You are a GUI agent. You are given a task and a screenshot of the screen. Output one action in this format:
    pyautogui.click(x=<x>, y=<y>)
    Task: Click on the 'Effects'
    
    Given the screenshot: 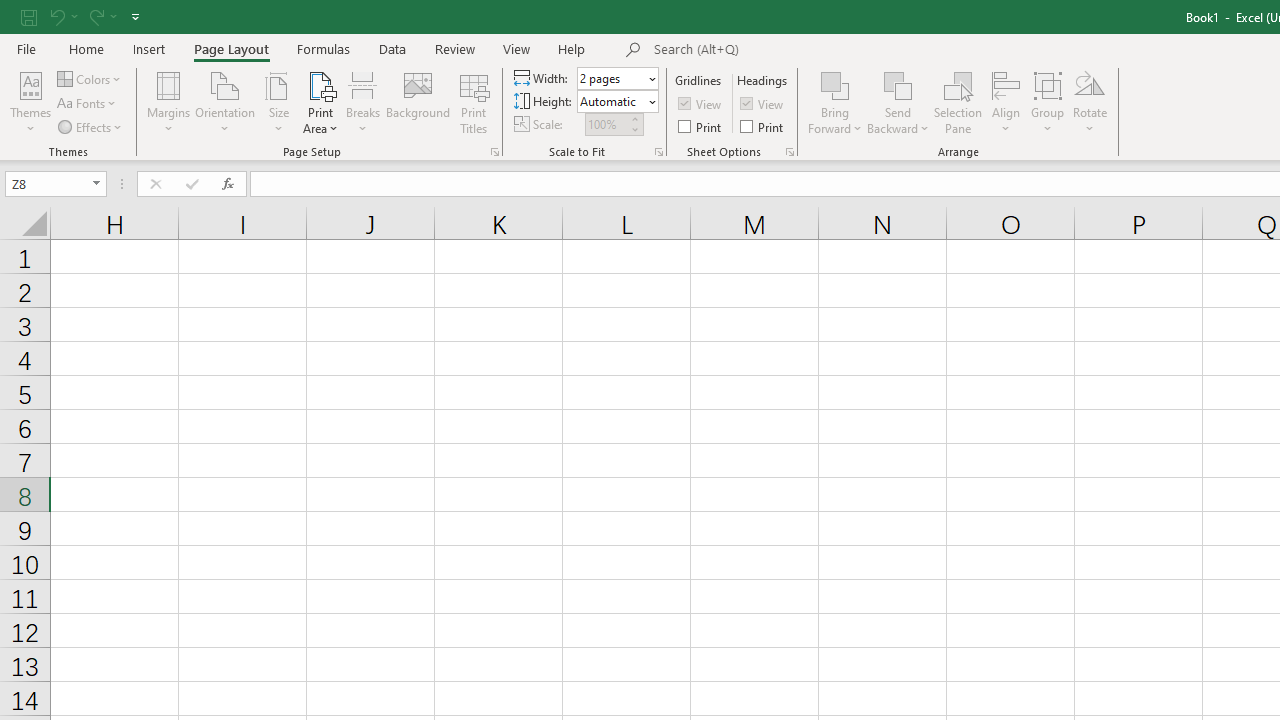 What is the action you would take?
    pyautogui.click(x=90, y=127)
    